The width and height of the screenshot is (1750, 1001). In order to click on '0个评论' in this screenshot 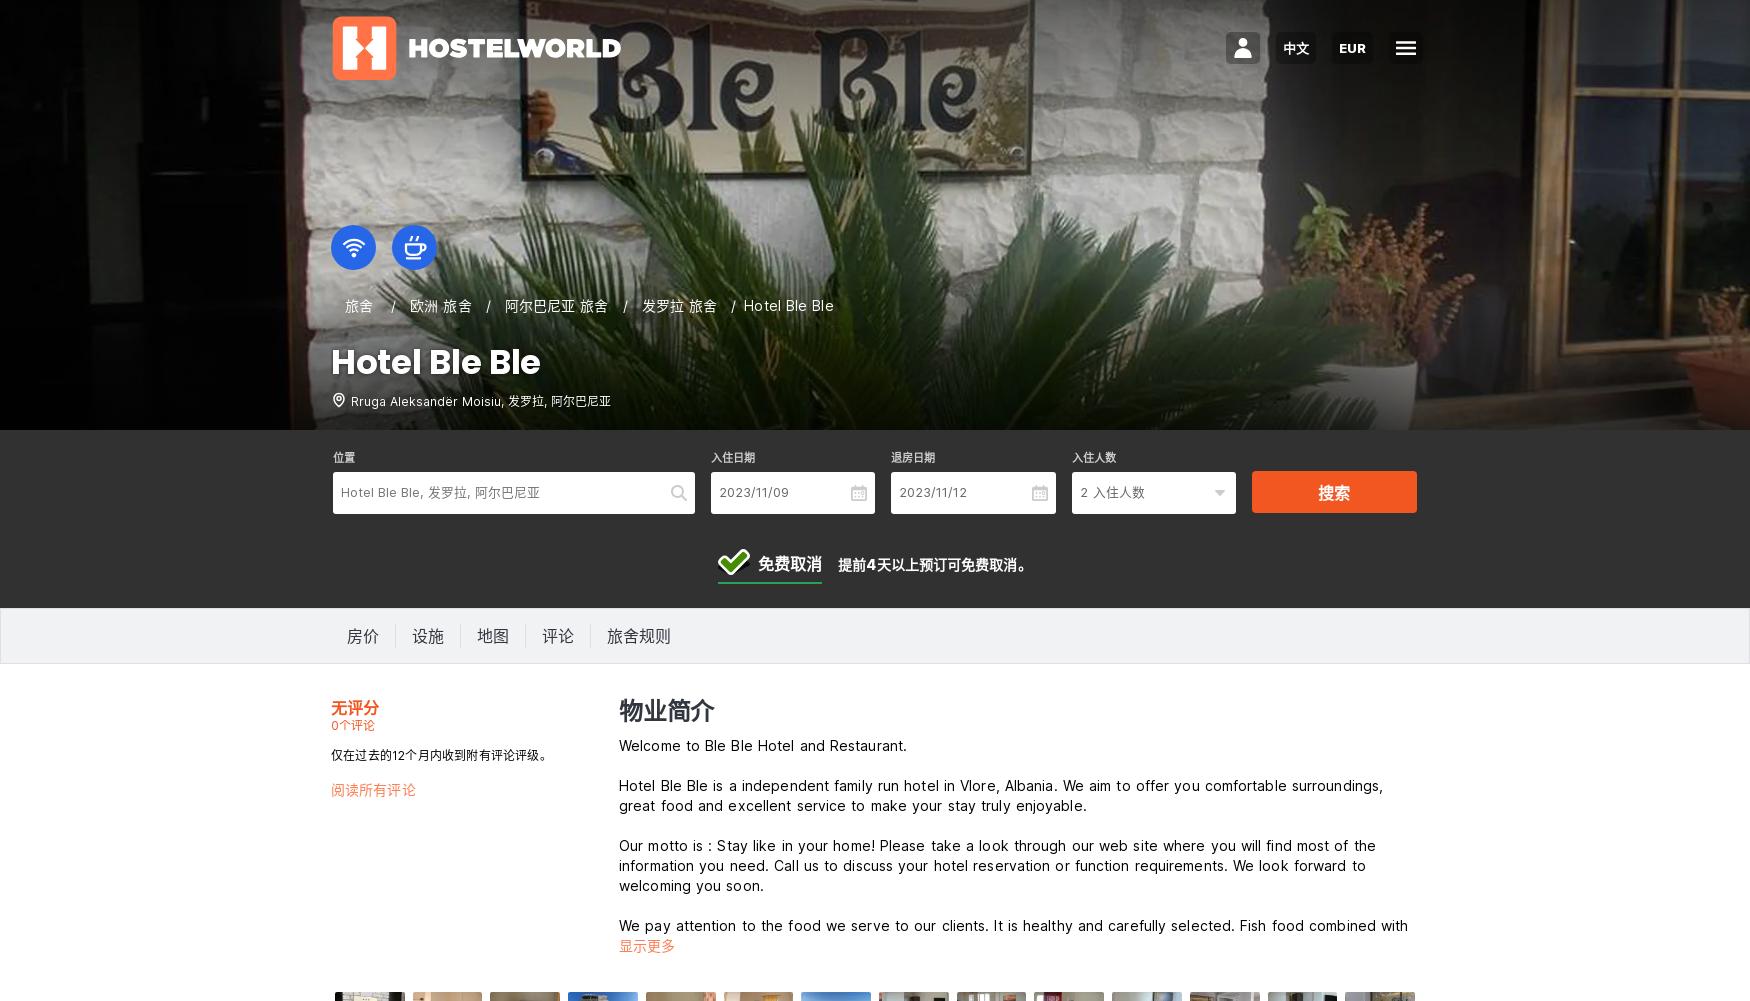, I will do `click(352, 725)`.